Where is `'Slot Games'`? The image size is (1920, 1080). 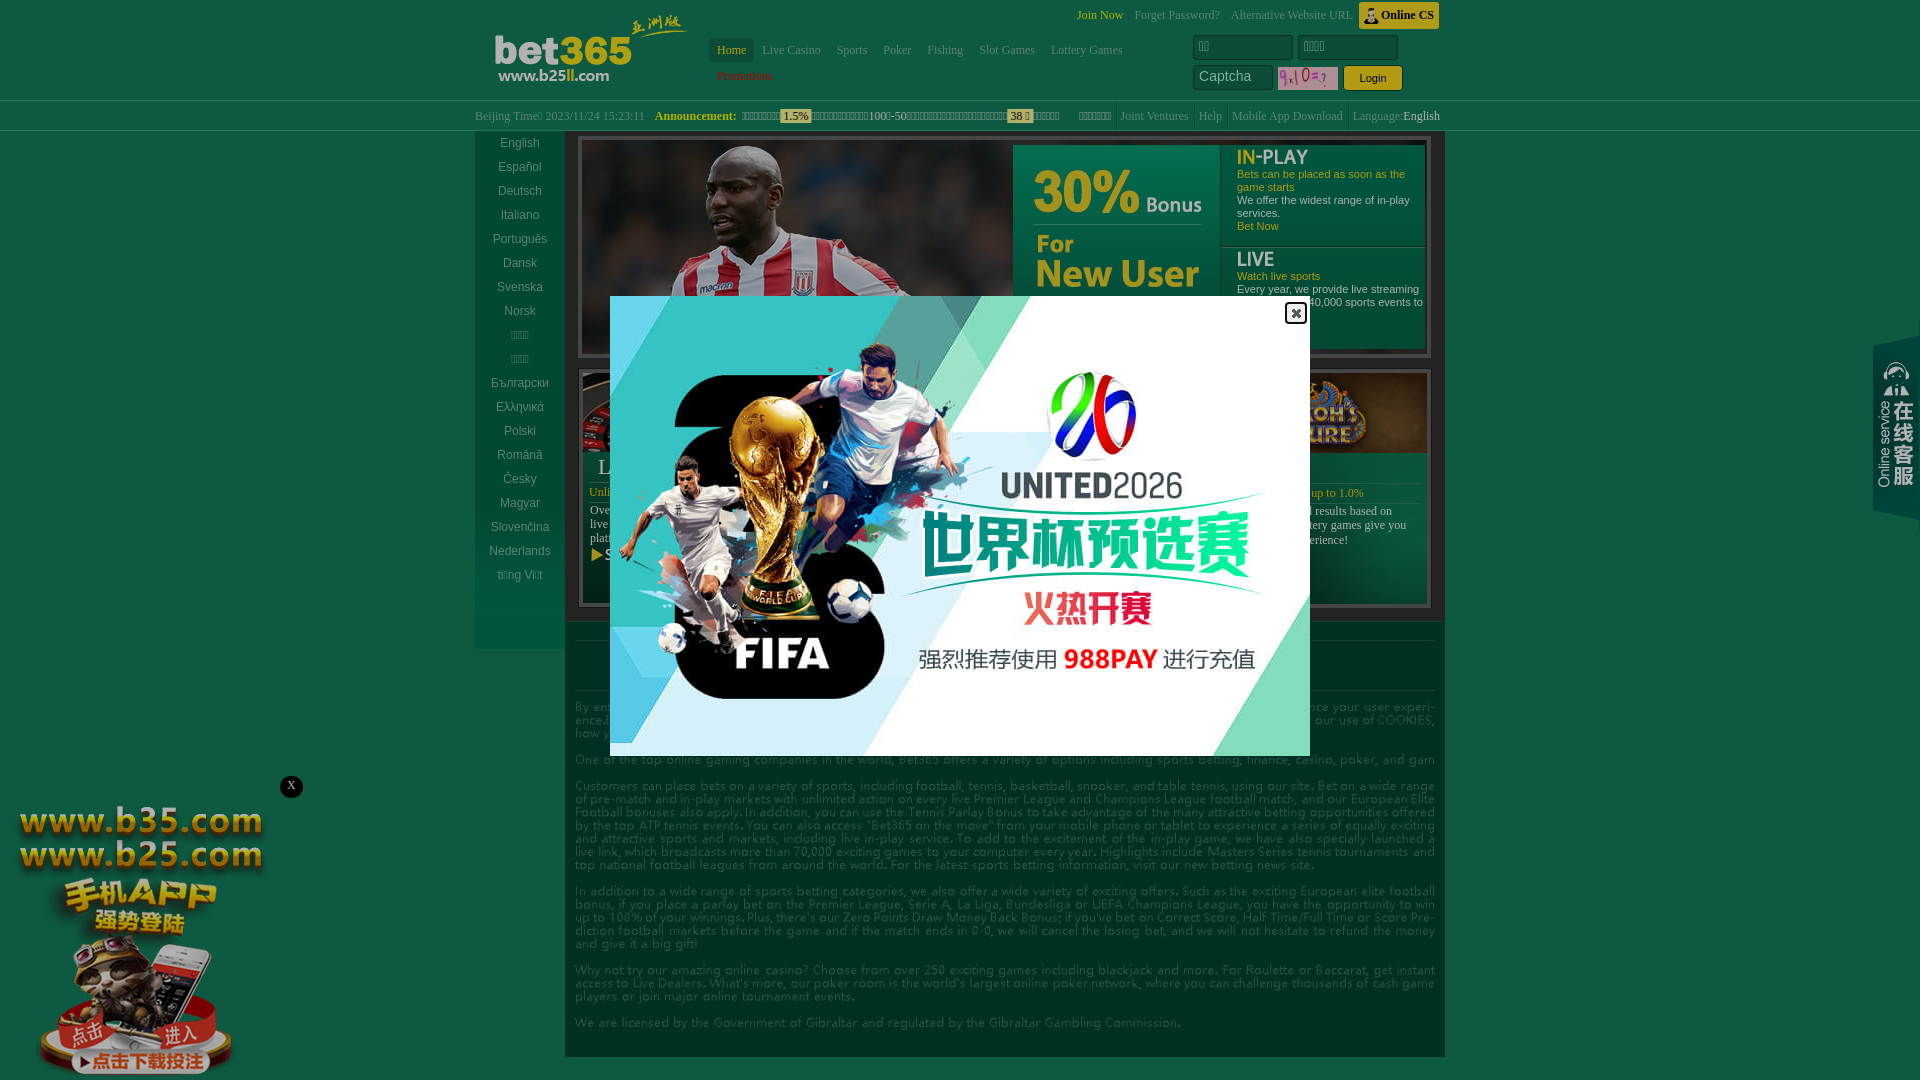 'Slot Games' is located at coordinates (1007, 49).